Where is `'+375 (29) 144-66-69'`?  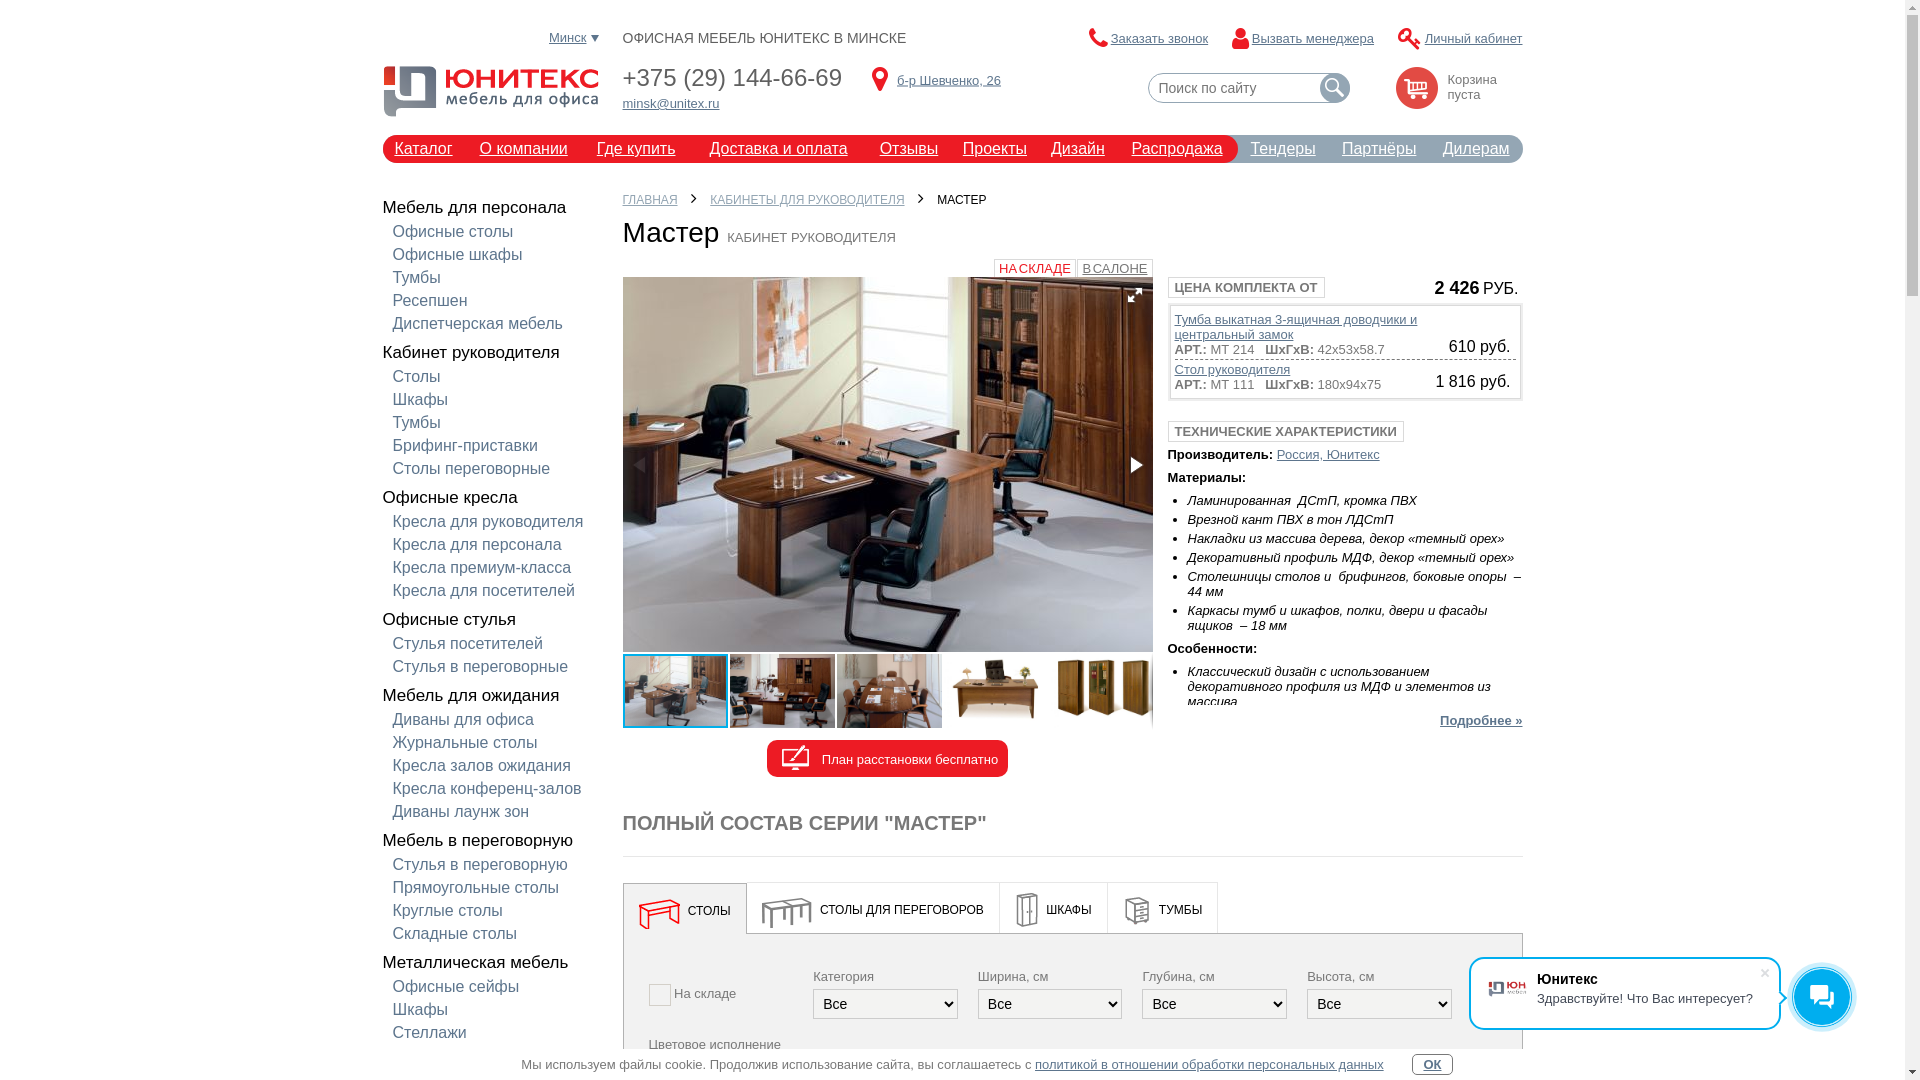
'+375 (29) 144-66-69' is located at coordinates (730, 76).